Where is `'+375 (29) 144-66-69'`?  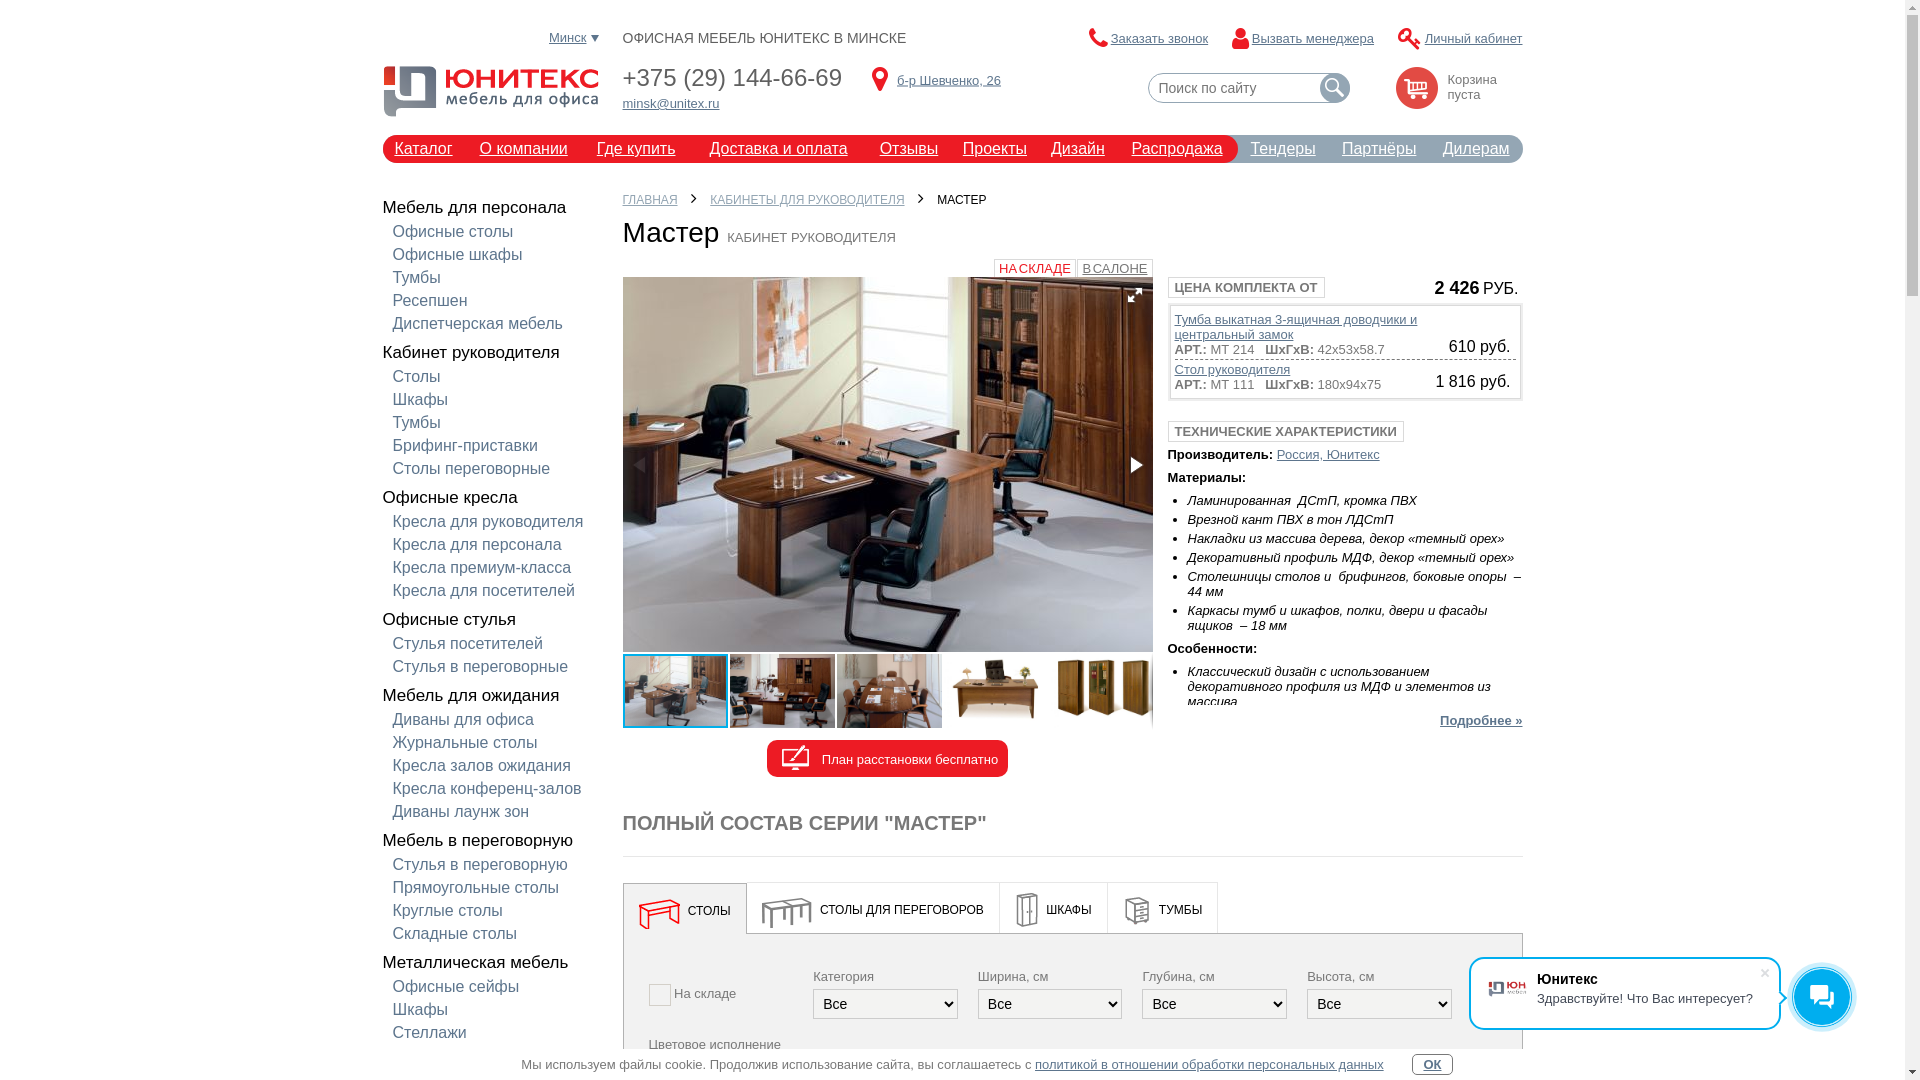
'+375 (29) 144-66-69' is located at coordinates (730, 76).